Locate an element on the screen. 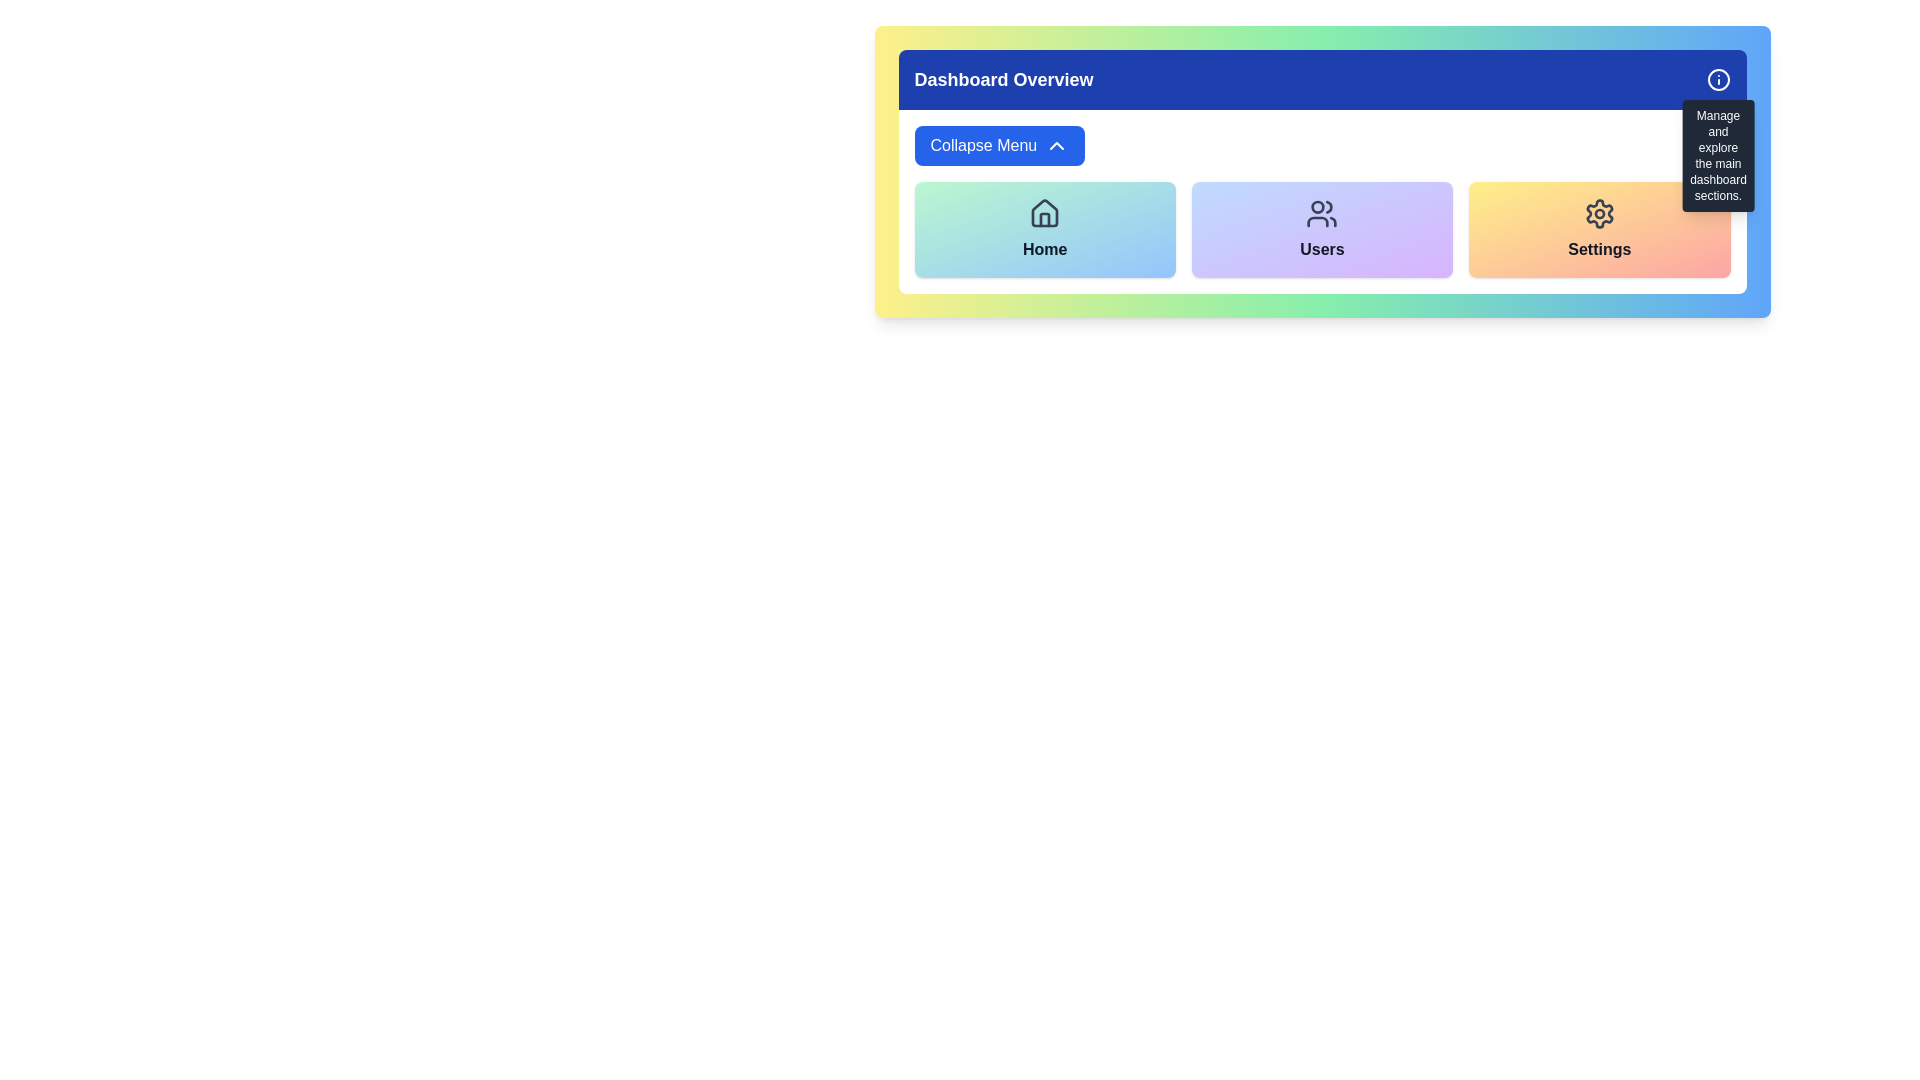 The width and height of the screenshot is (1920, 1080). the 'Users' card in the Interactive Card section is located at coordinates (1322, 229).